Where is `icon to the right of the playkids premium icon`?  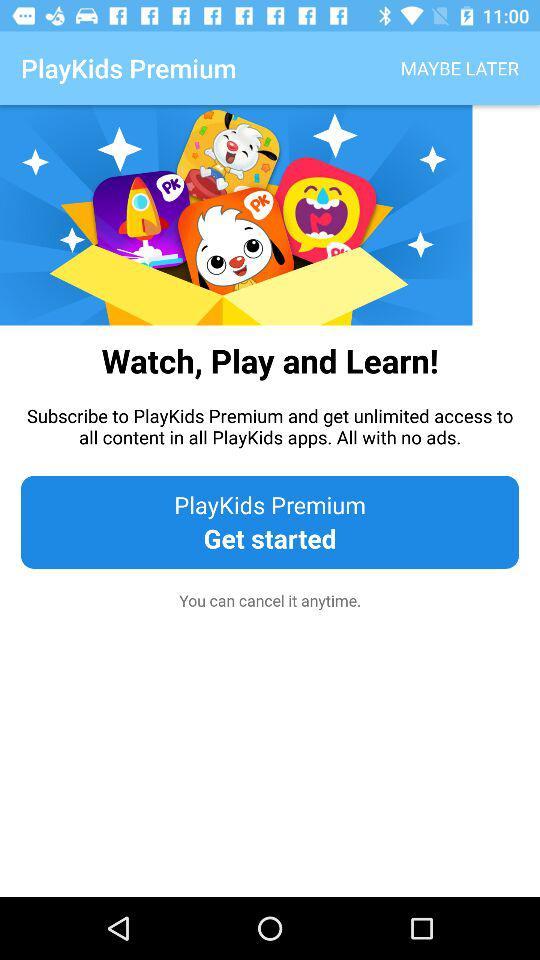 icon to the right of the playkids premium icon is located at coordinates (459, 68).